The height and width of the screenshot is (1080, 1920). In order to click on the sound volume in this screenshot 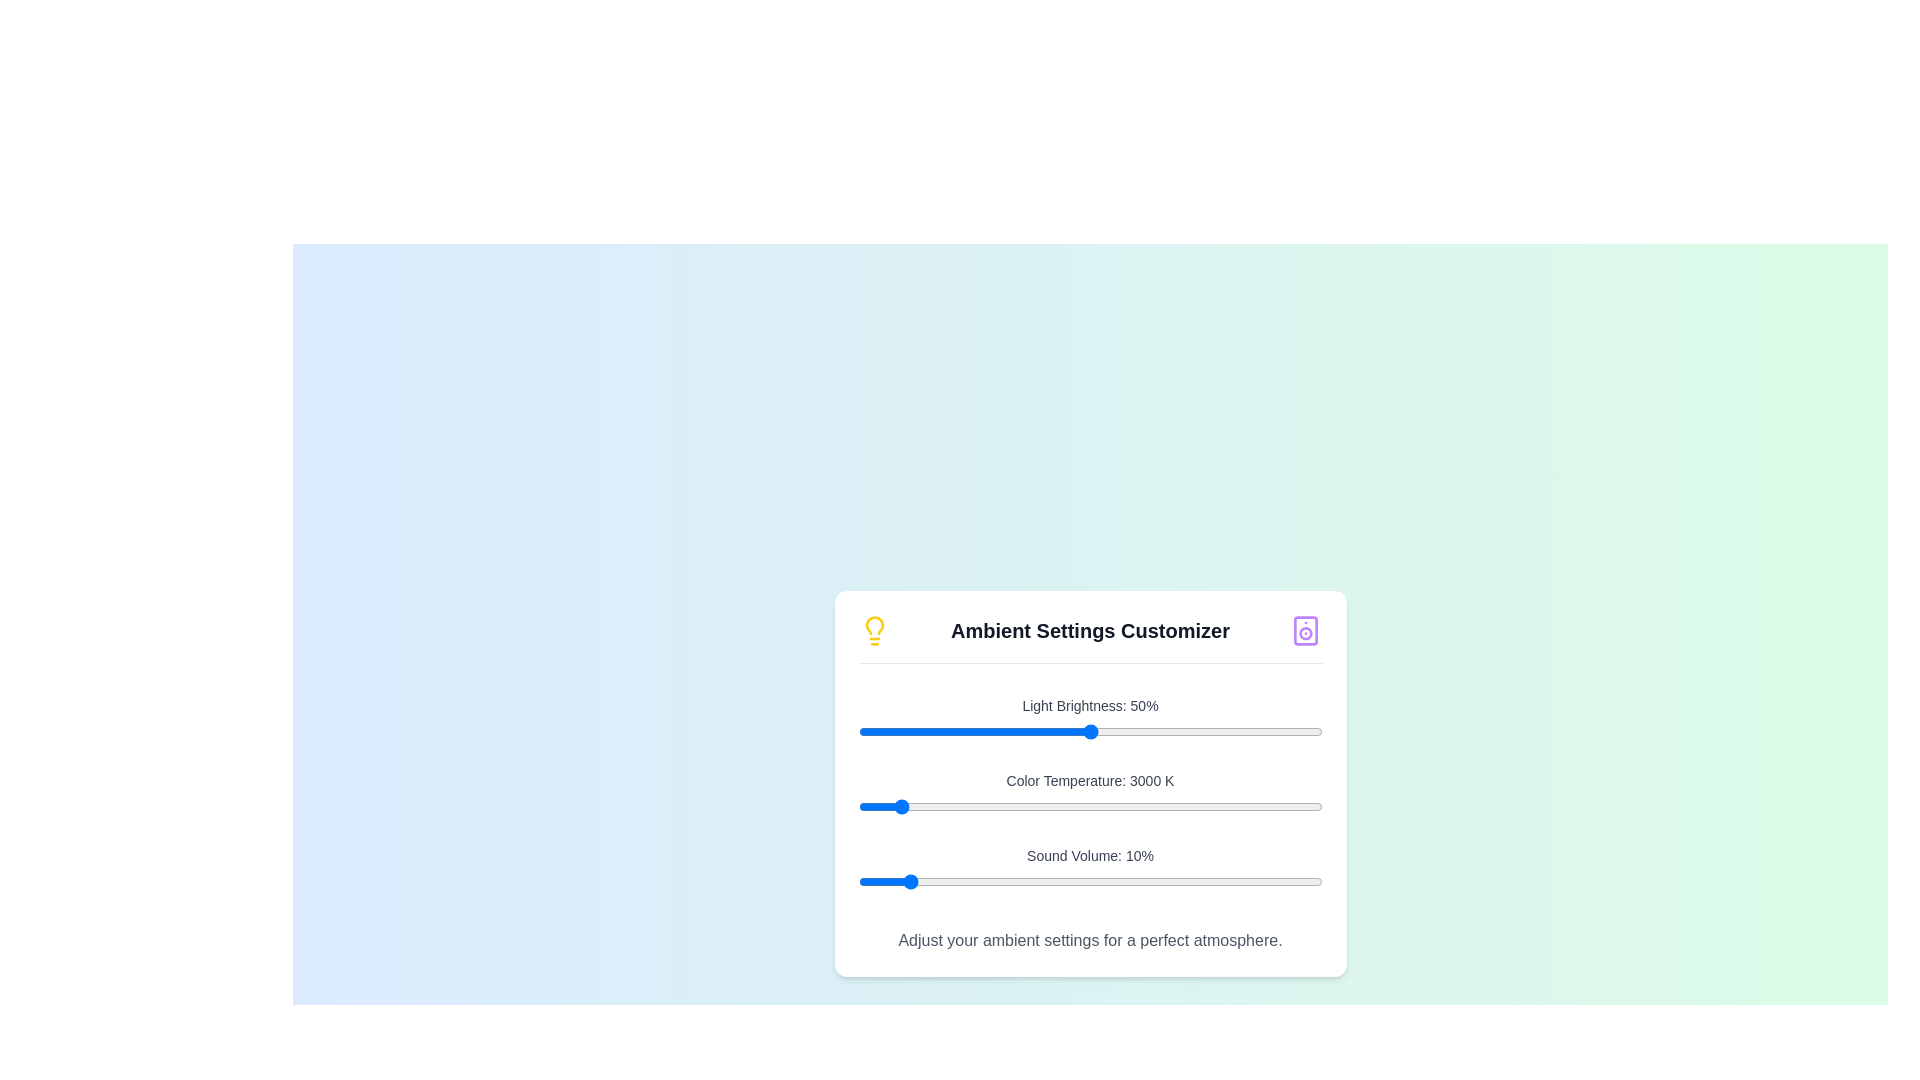, I will do `click(880, 881)`.